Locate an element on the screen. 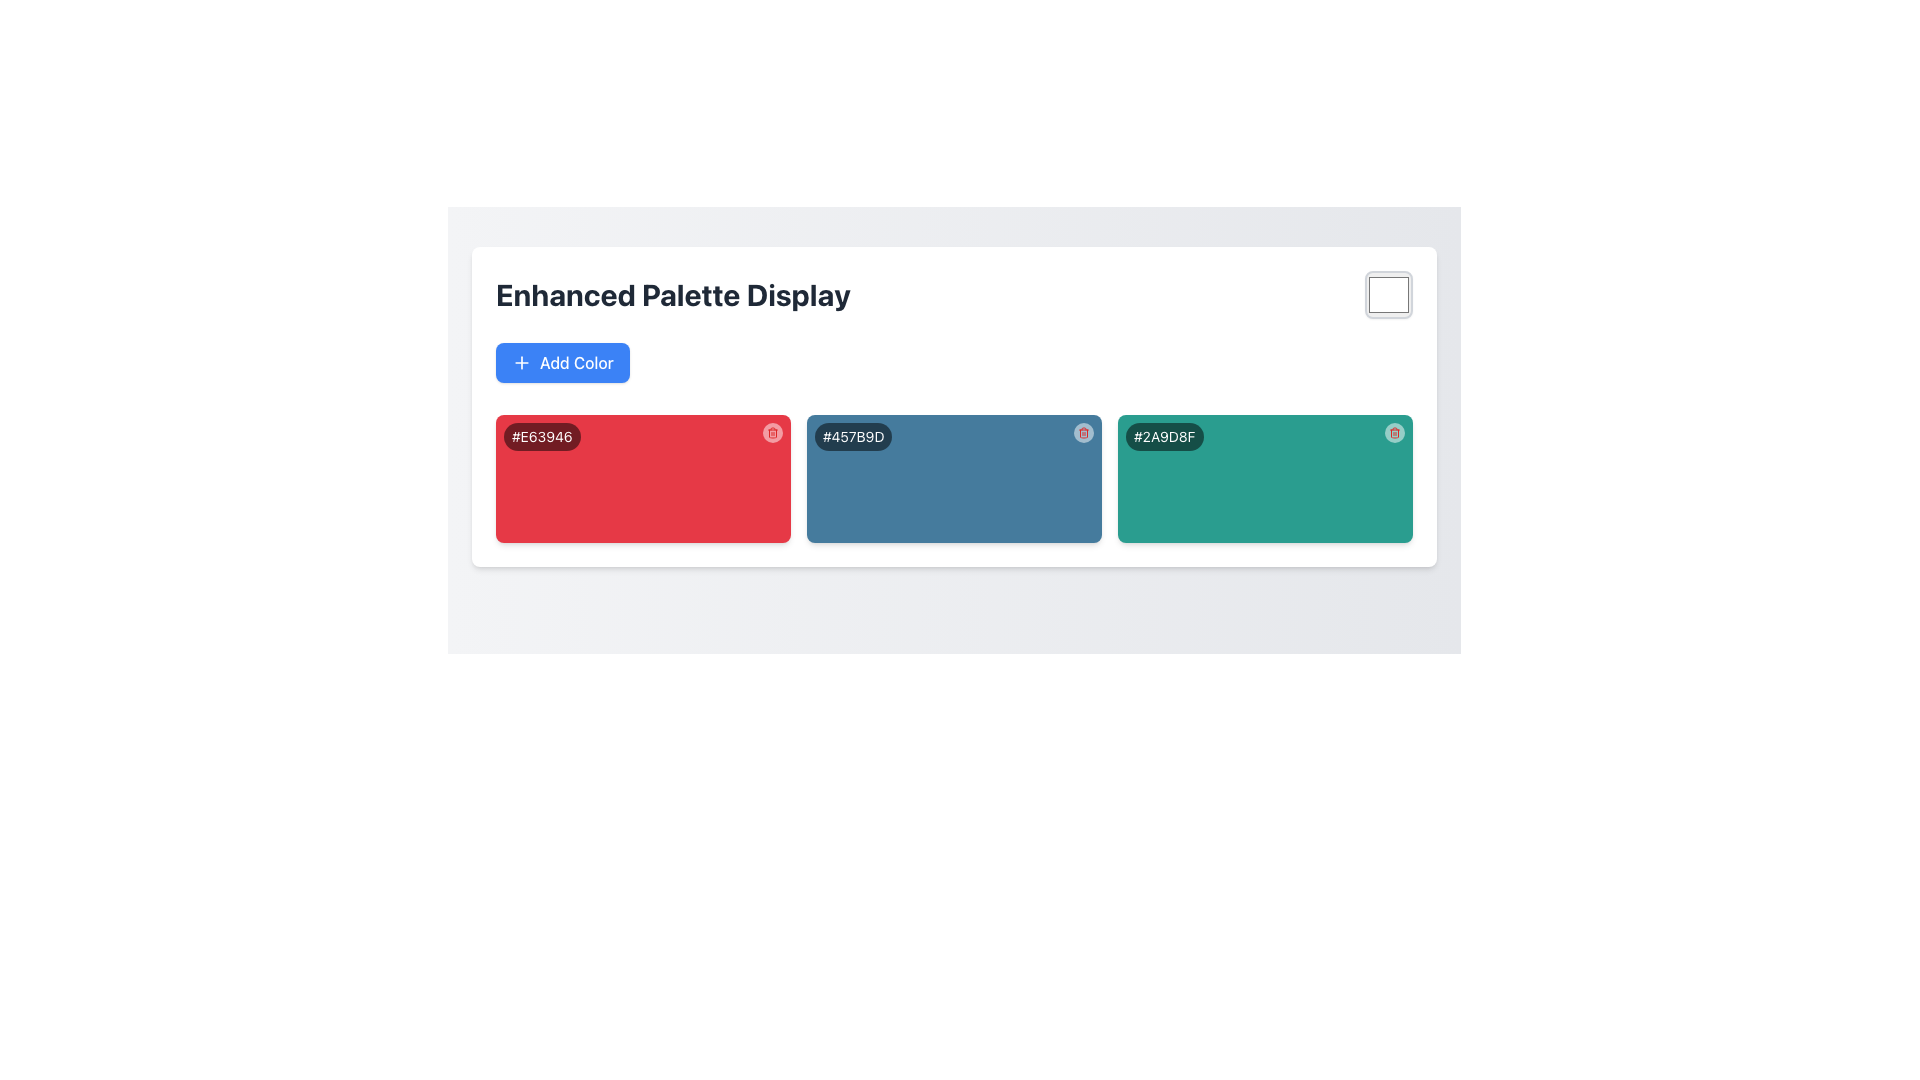  the center of the color swatch representing the color #457B9D, which is the second rectangle in a horizontal group of three color components located below the 'Add Color' button is located at coordinates (953, 478).